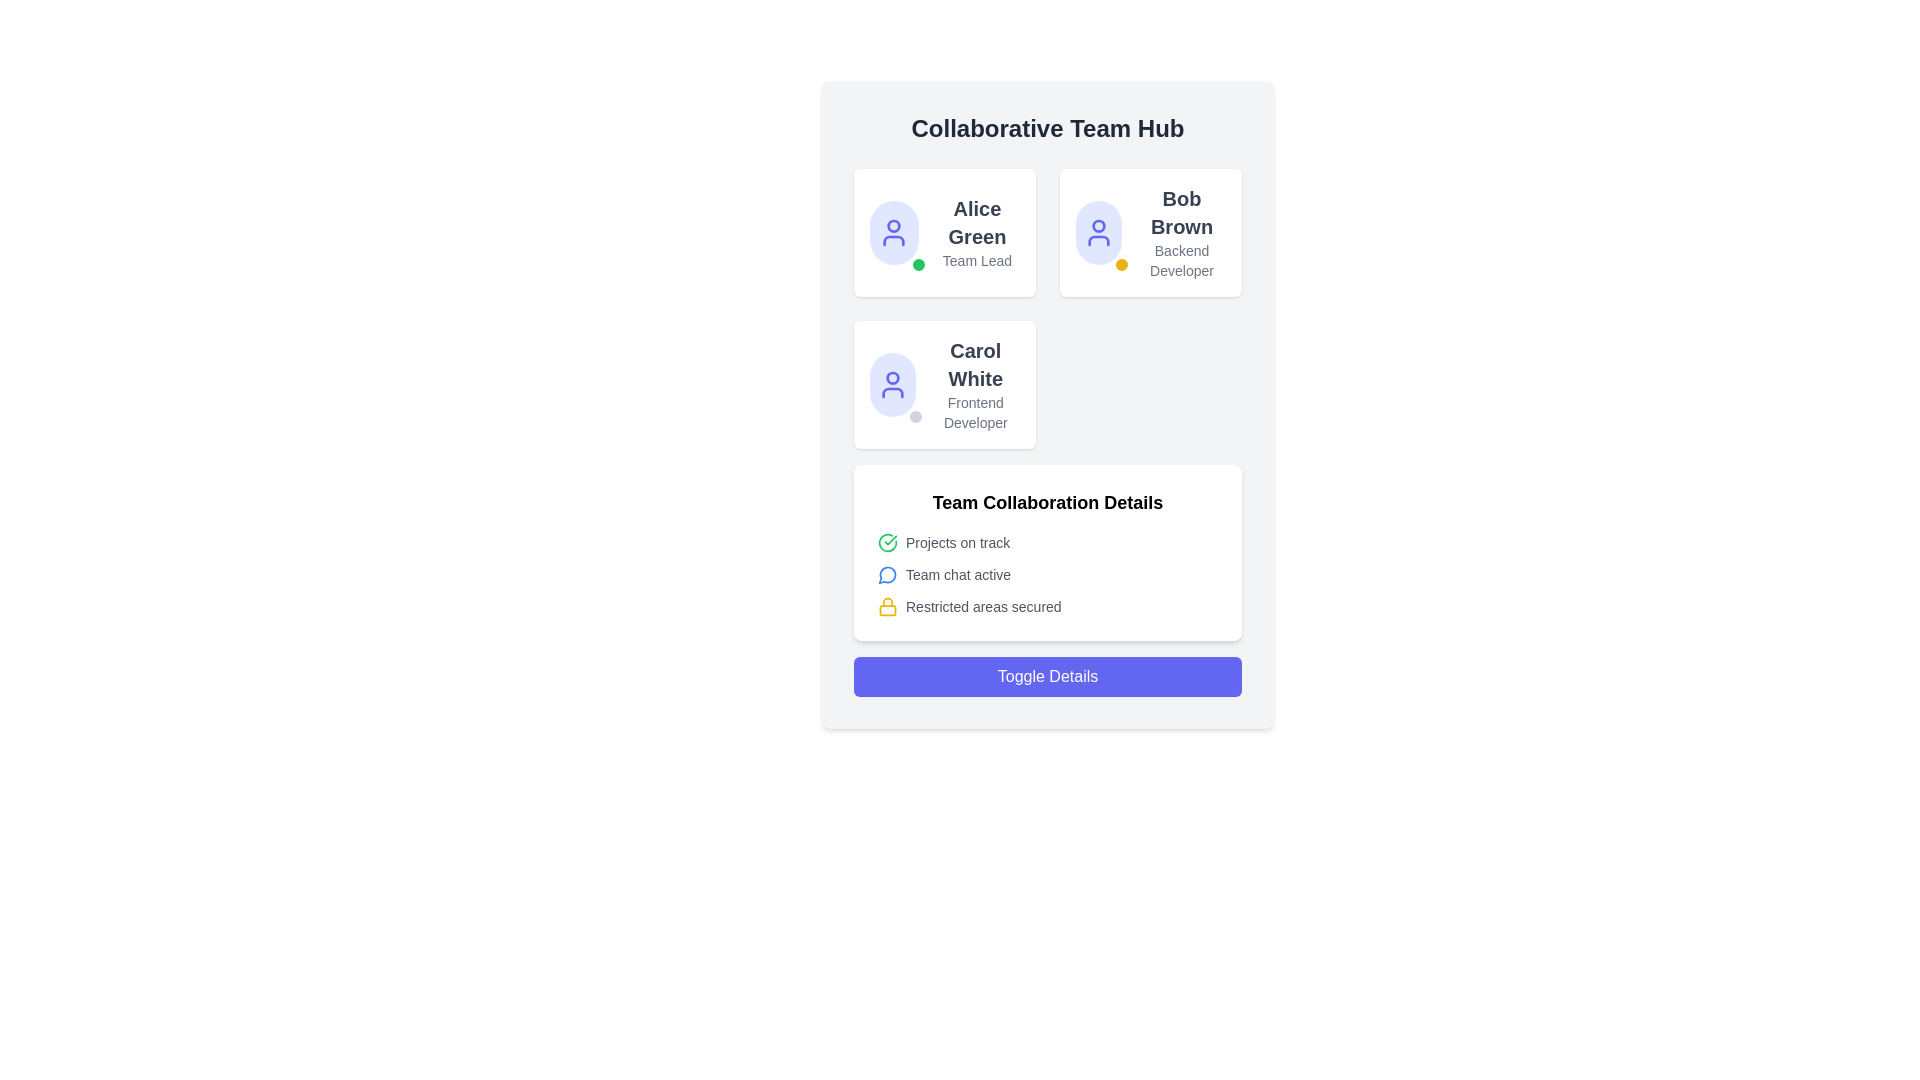 The width and height of the screenshot is (1920, 1080). What do you see at coordinates (957, 543) in the screenshot?
I see `text label displaying 'Projects on track', which is a small gray font located in the 'Team Collaboration Details' section, positioned to the right of a green check icon` at bounding box center [957, 543].